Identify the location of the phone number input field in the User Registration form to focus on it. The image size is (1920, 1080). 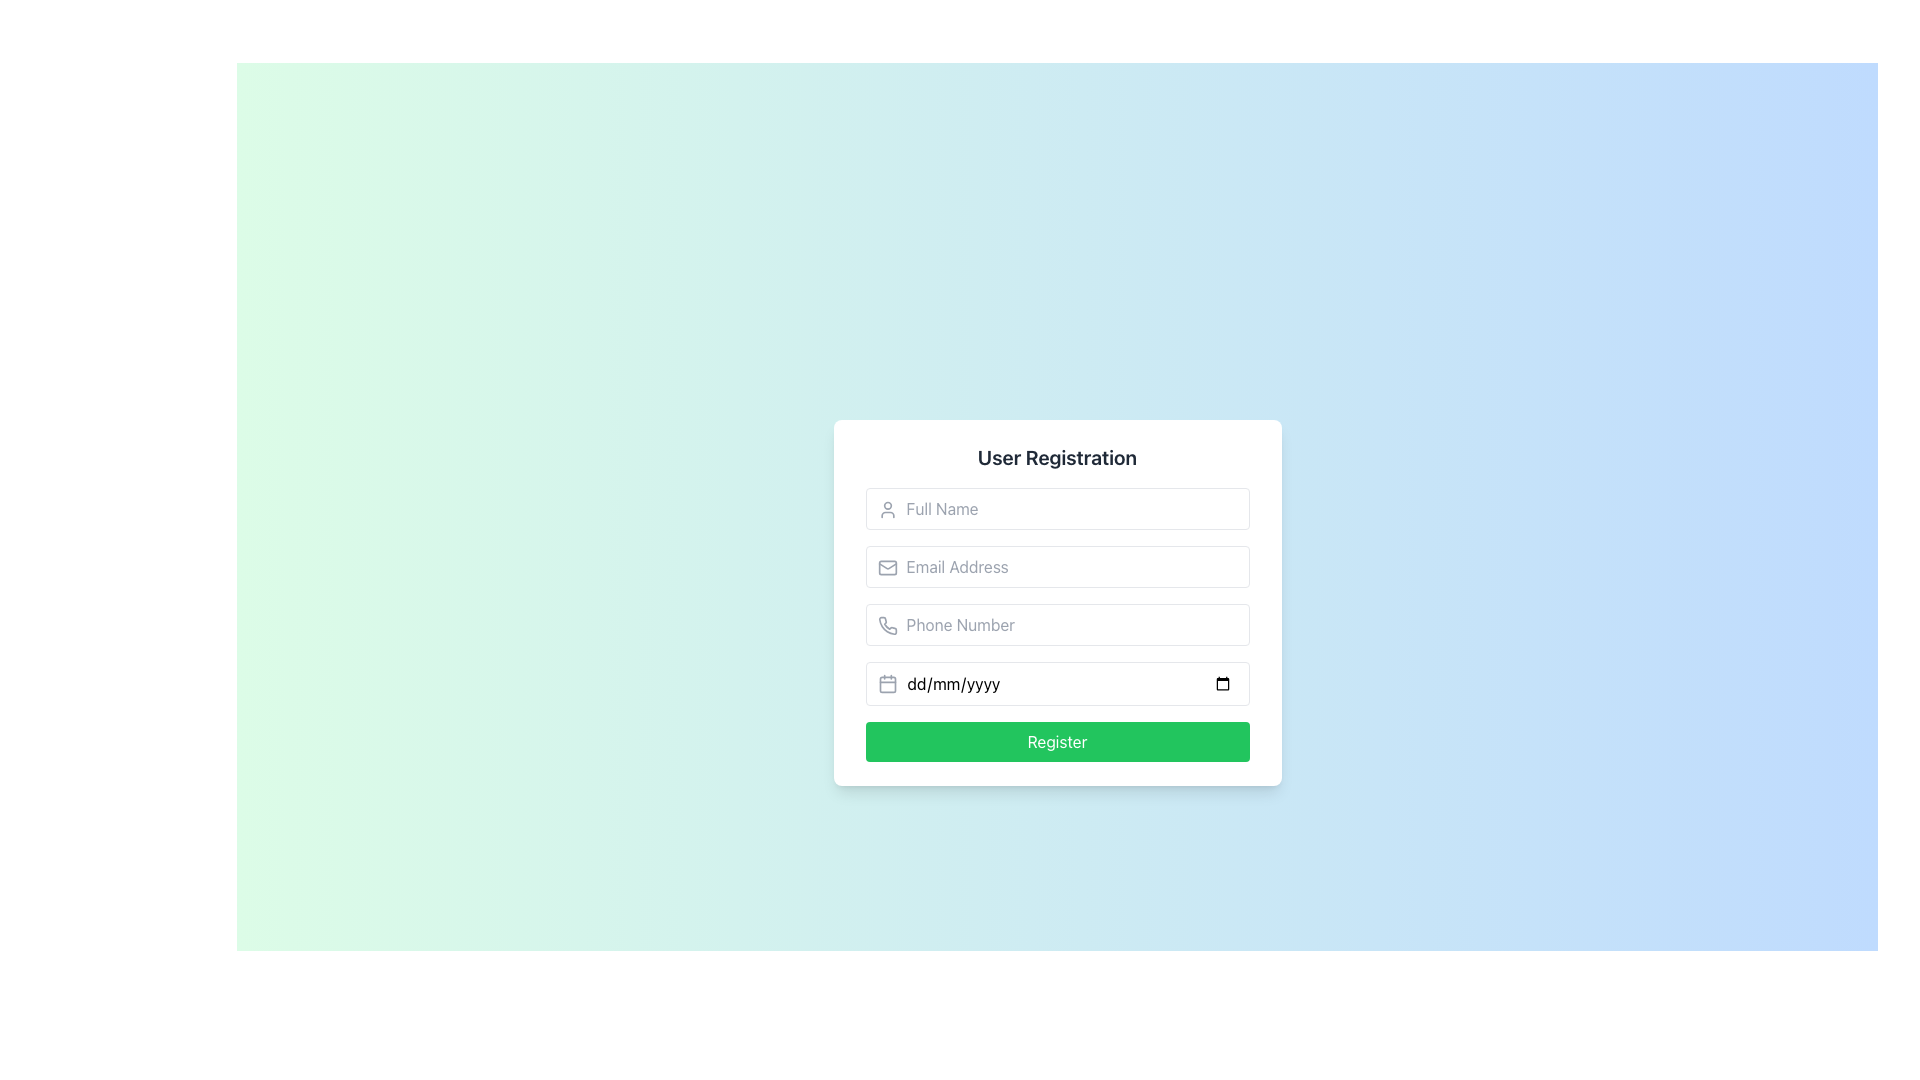
(1056, 601).